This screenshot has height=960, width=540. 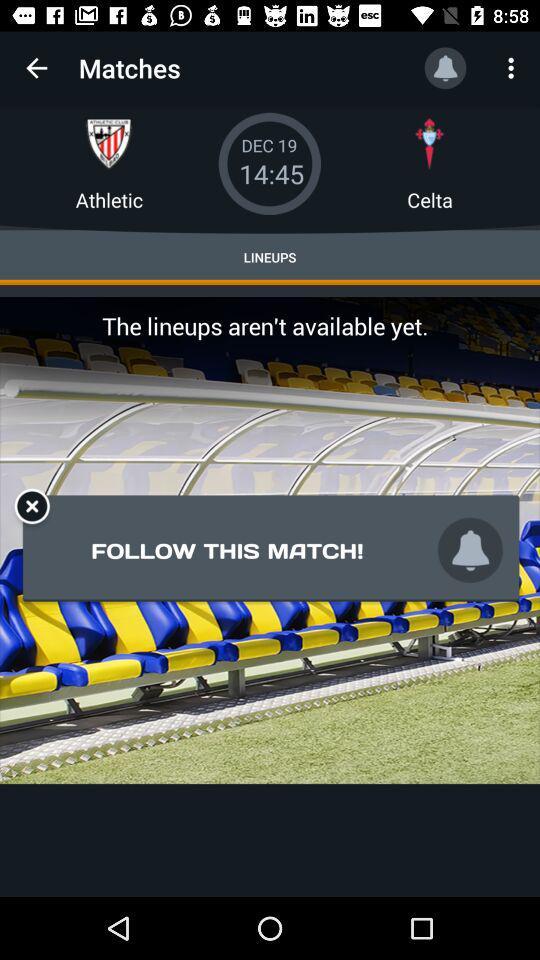 I want to click on the close icon, so click(x=31, y=509).